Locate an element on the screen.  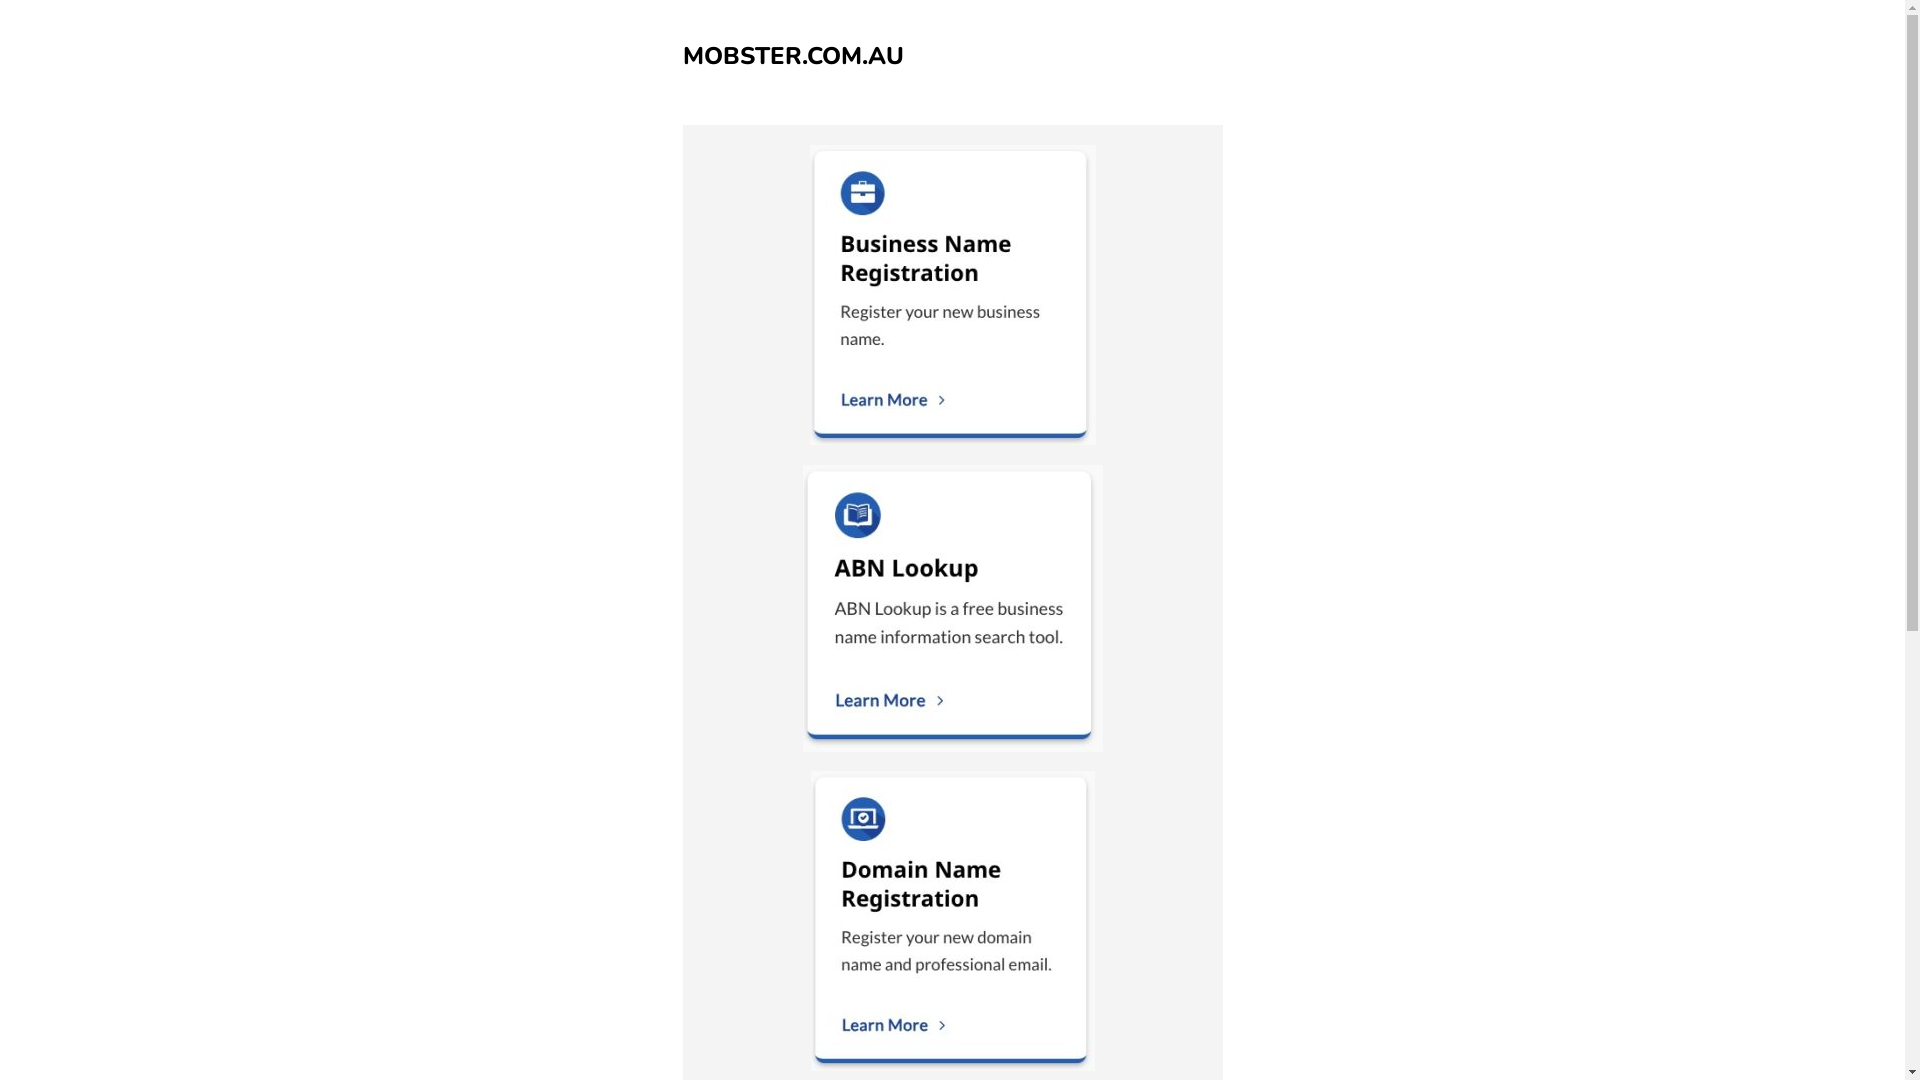
'MOBSTER.COM.AU' is located at coordinates (791, 55).